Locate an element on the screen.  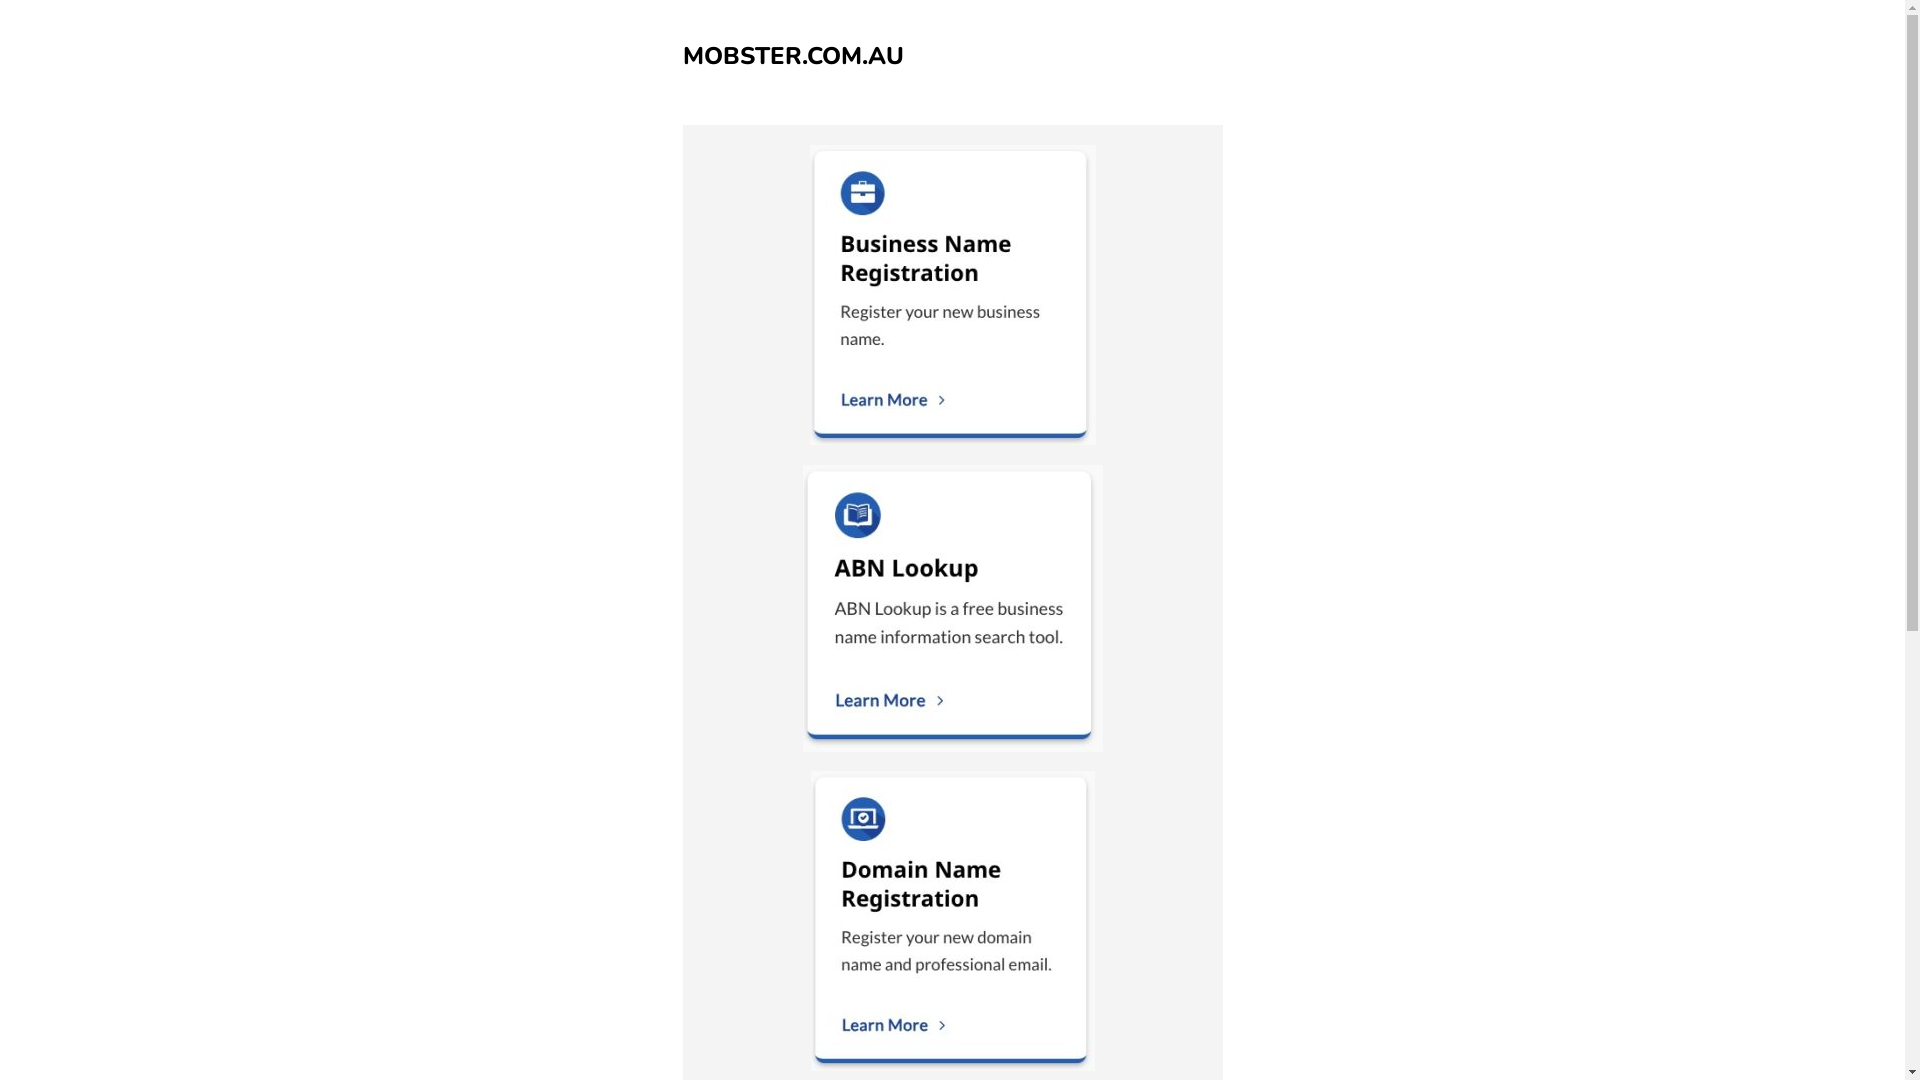
'MOBSTER.COM.AU' is located at coordinates (791, 55).